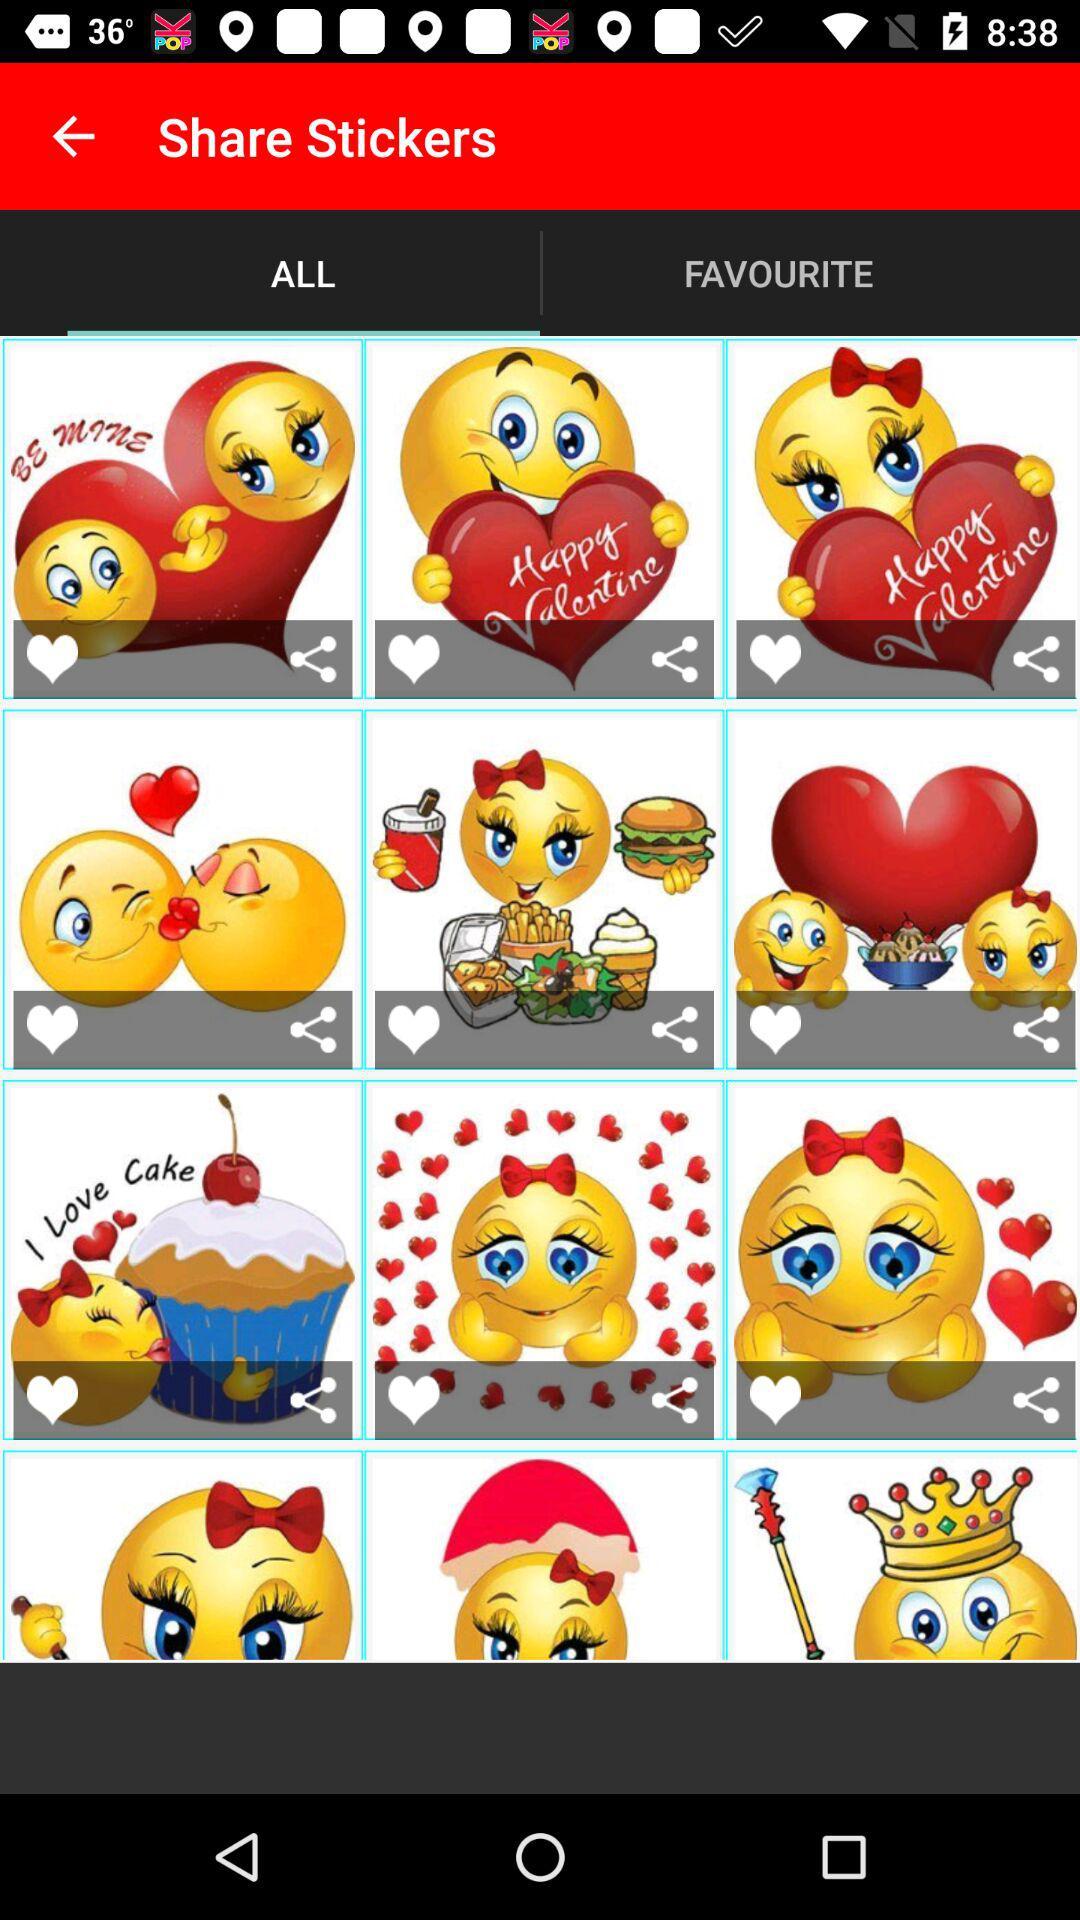 The height and width of the screenshot is (1920, 1080). What do you see at coordinates (313, 1399) in the screenshot?
I see `share` at bounding box center [313, 1399].